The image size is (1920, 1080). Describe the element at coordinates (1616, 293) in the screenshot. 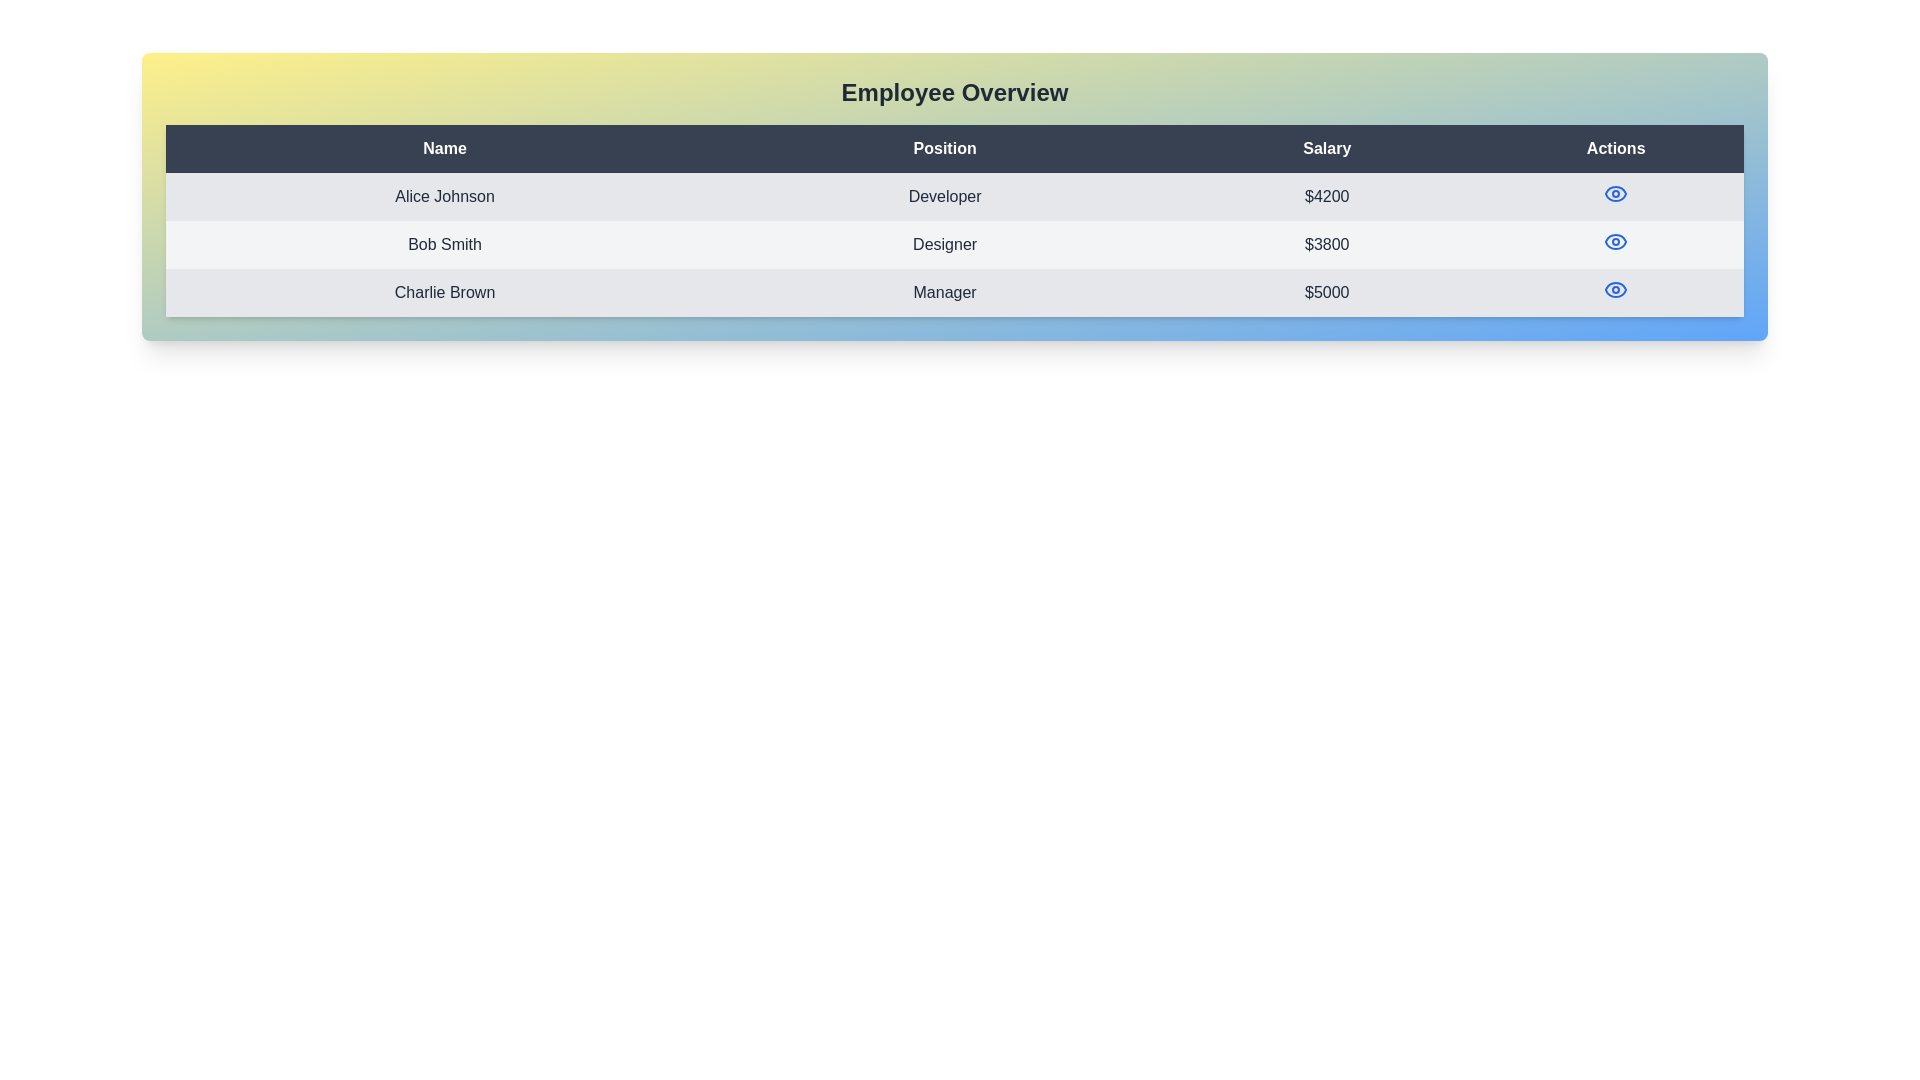

I see `the button/icon in the 'Actions' column for the row of 'Charlie Brown'` at that location.